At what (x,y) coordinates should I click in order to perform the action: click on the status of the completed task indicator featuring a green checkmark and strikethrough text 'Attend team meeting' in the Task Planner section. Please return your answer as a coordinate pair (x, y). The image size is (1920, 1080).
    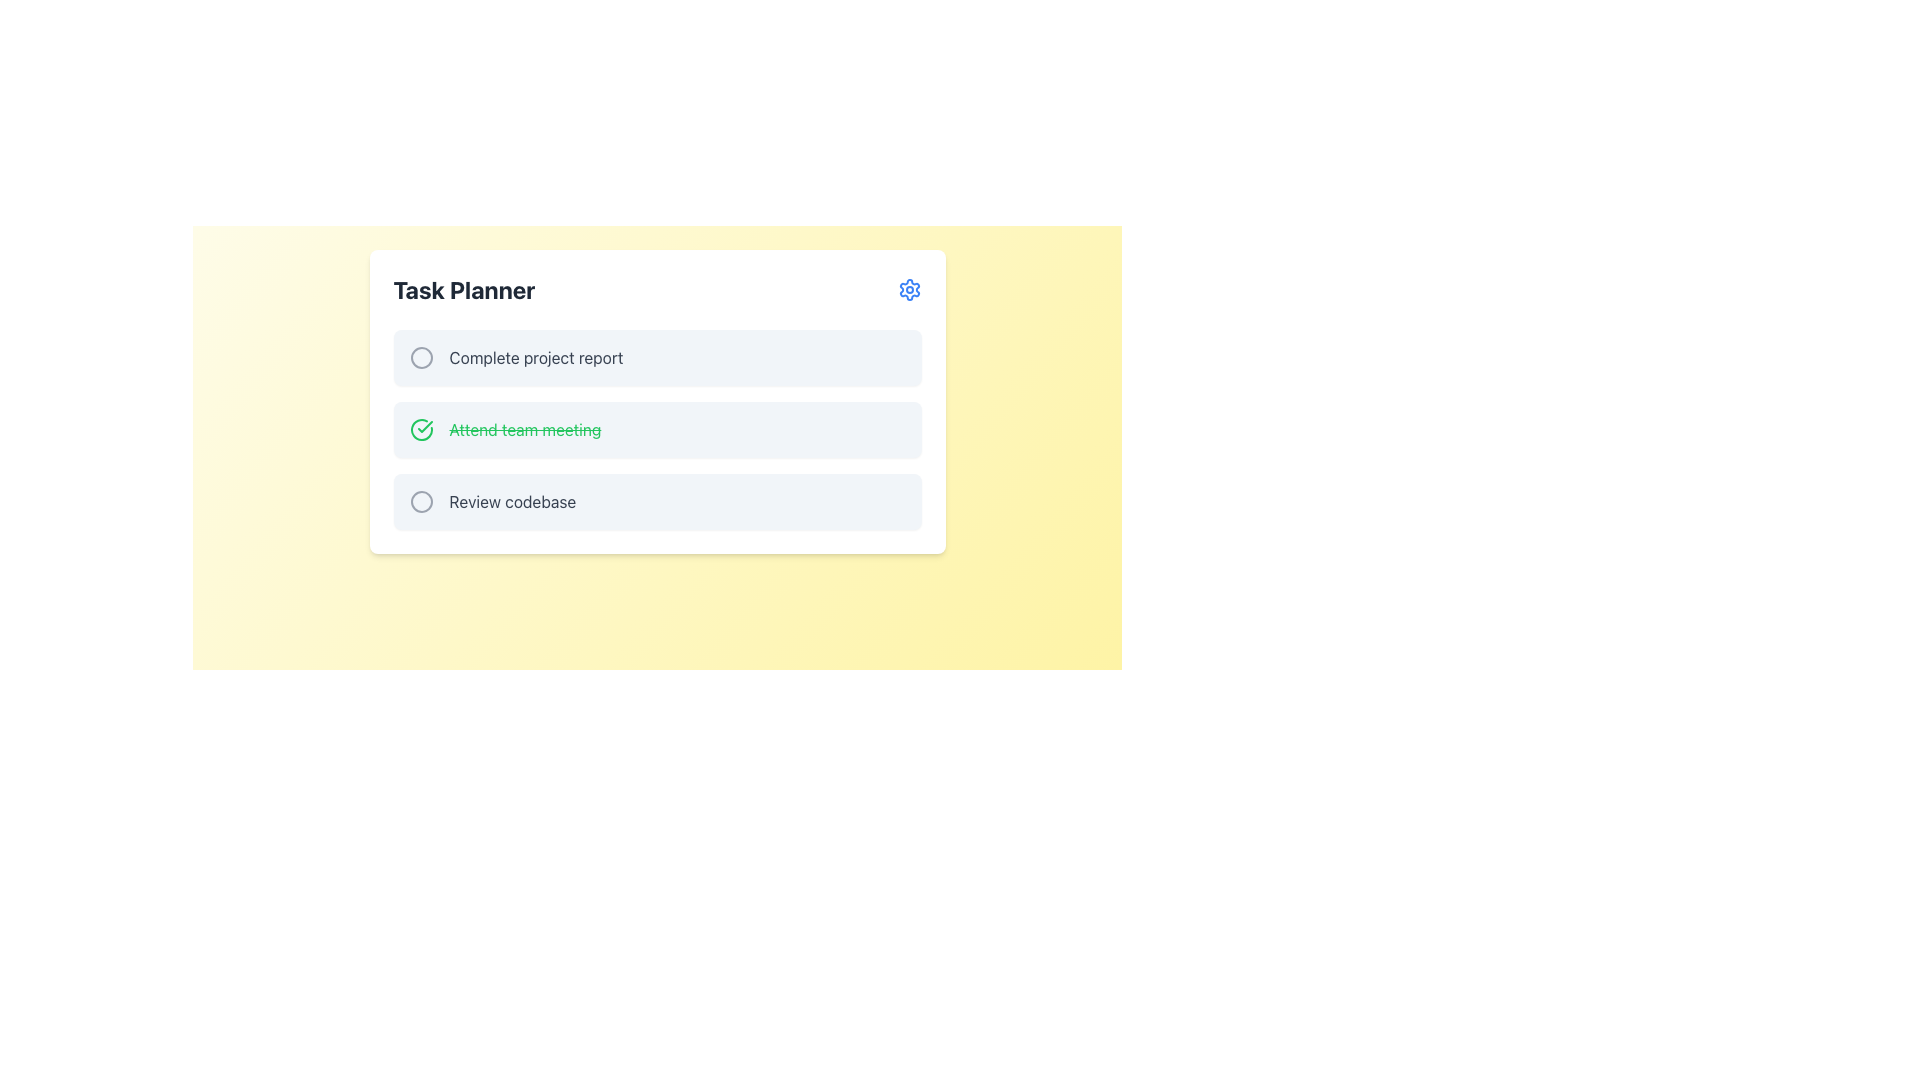
    Looking at the image, I should click on (505, 428).